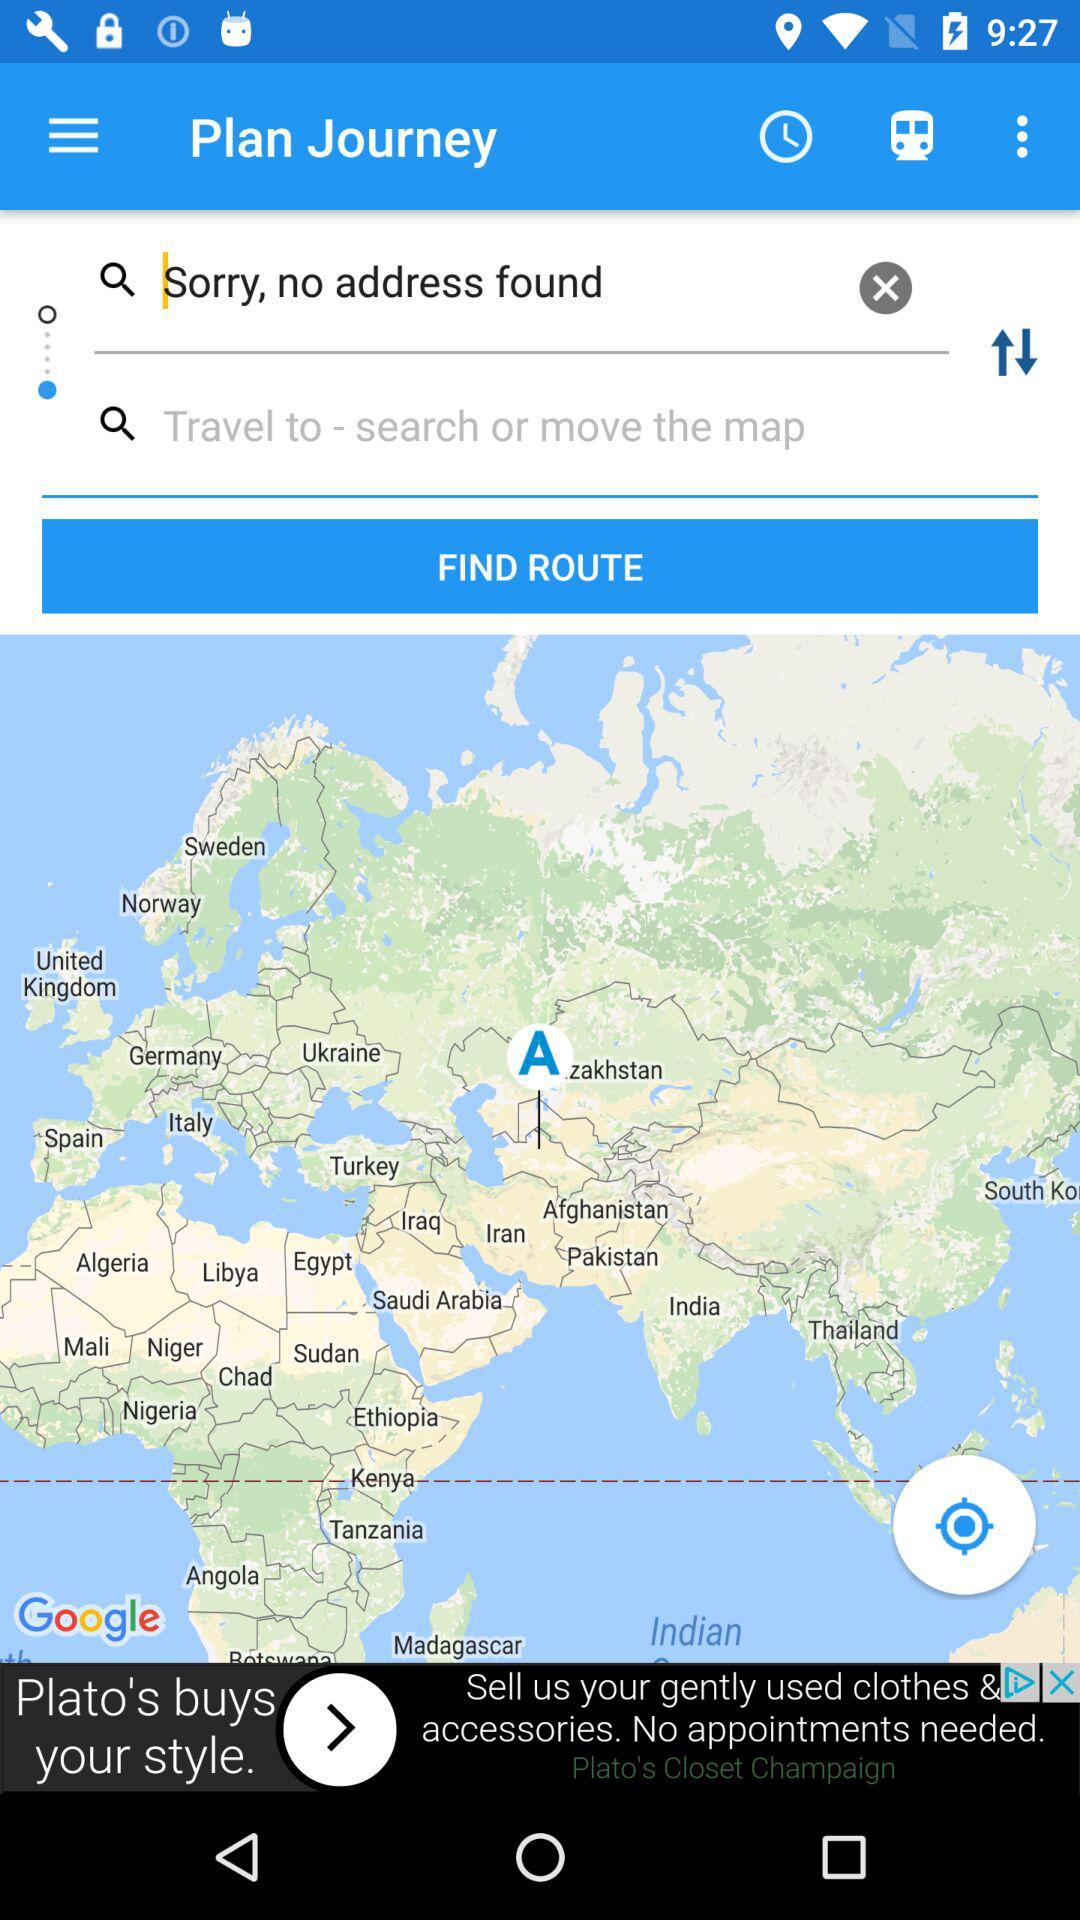 The height and width of the screenshot is (1920, 1080). I want to click on the swap icon, so click(1014, 352).